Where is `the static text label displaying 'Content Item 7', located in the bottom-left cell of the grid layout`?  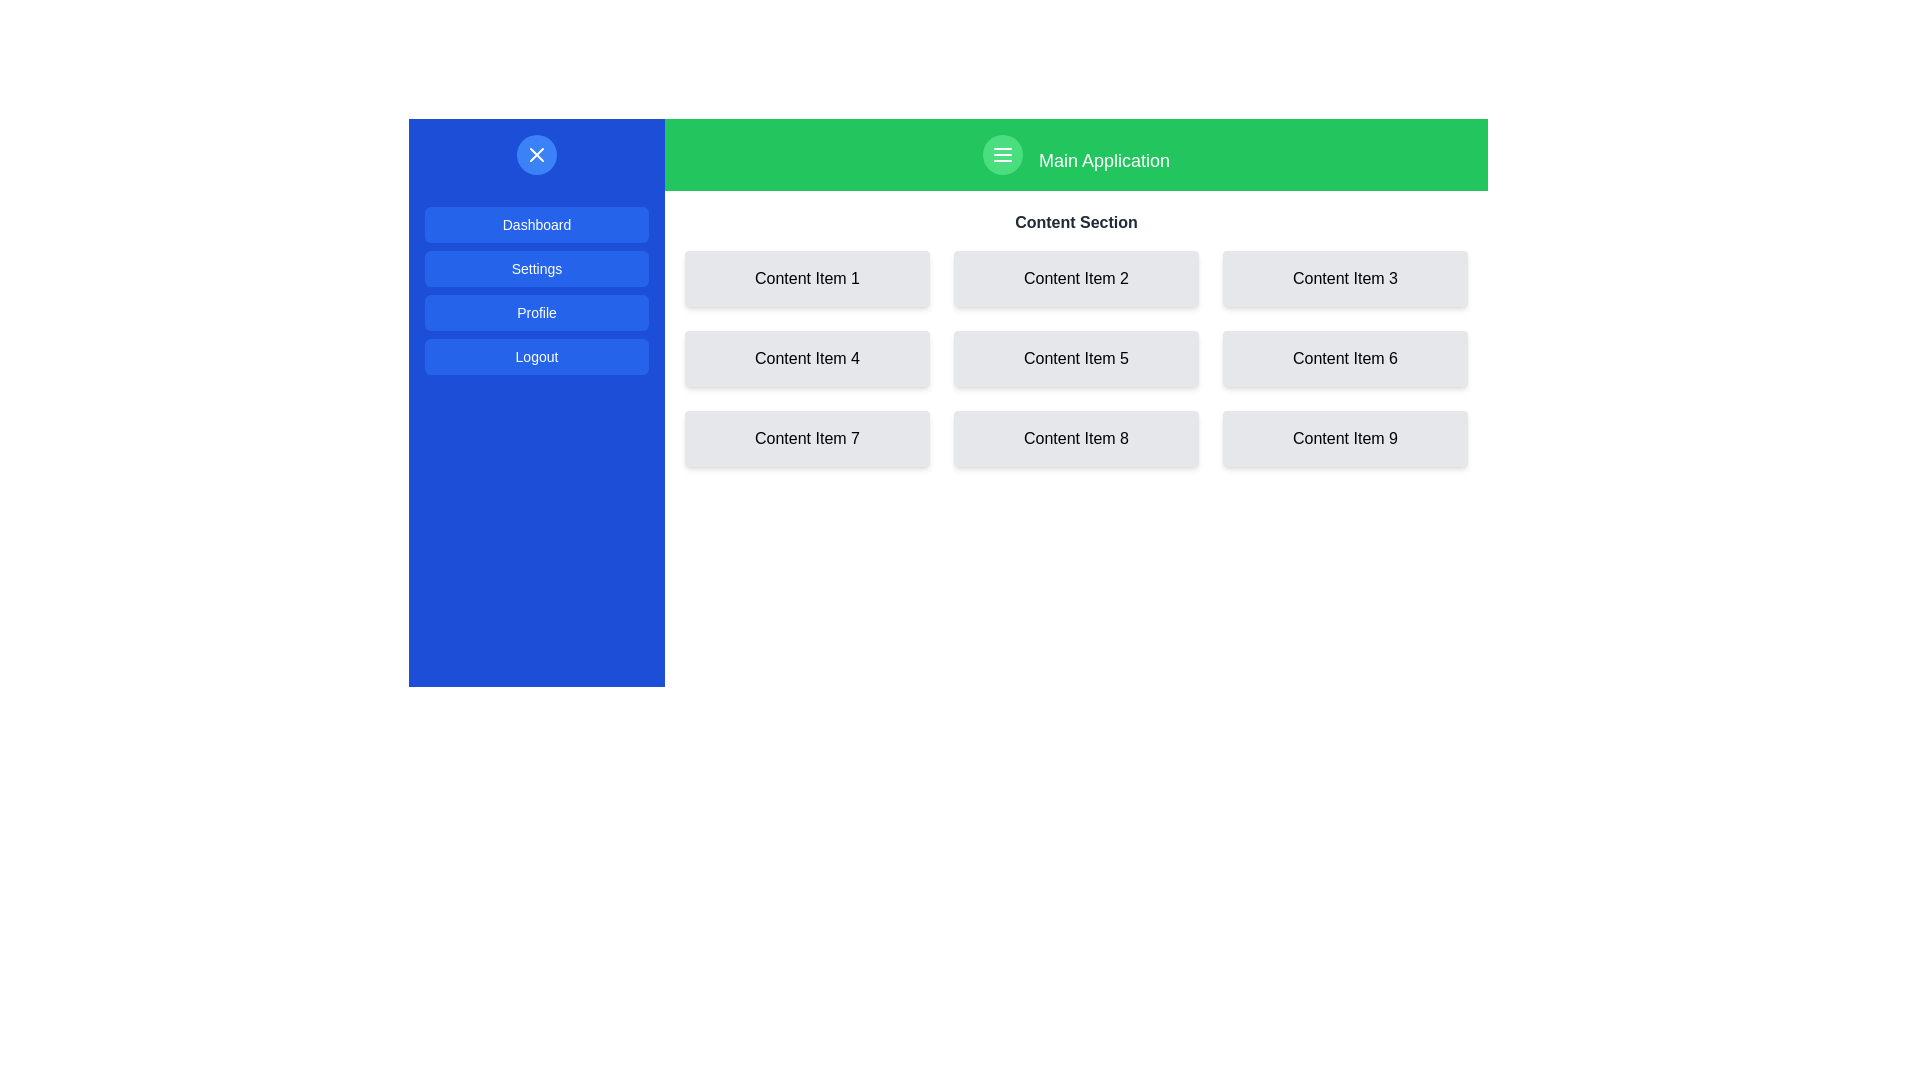 the static text label displaying 'Content Item 7', located in the bottom-left cell of the grid layout is located at coordinates (807, 438).